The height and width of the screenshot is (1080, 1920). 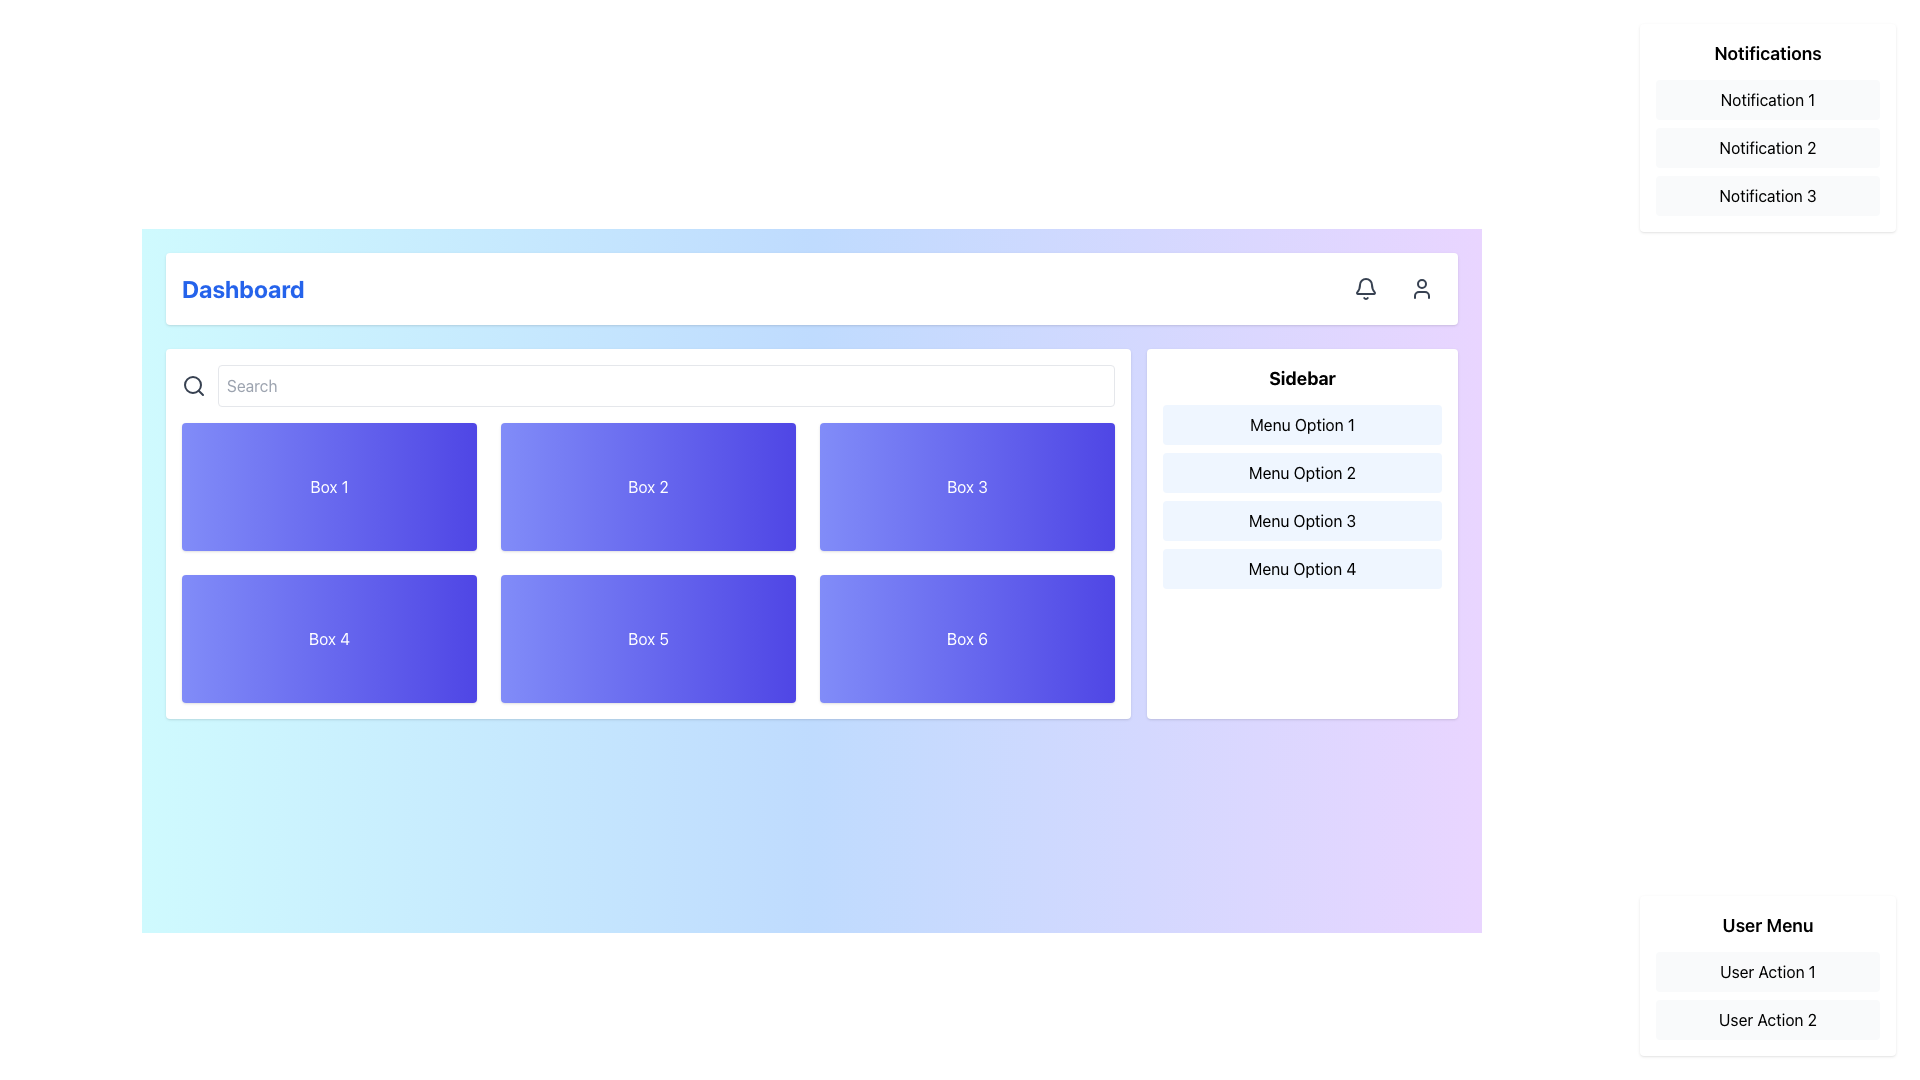 I want to click on the button-like element labeled 'User Action 2' with a light gray background, located at the bottom of the 'User Menu' vertical list, so click(x=1767, y=1019).